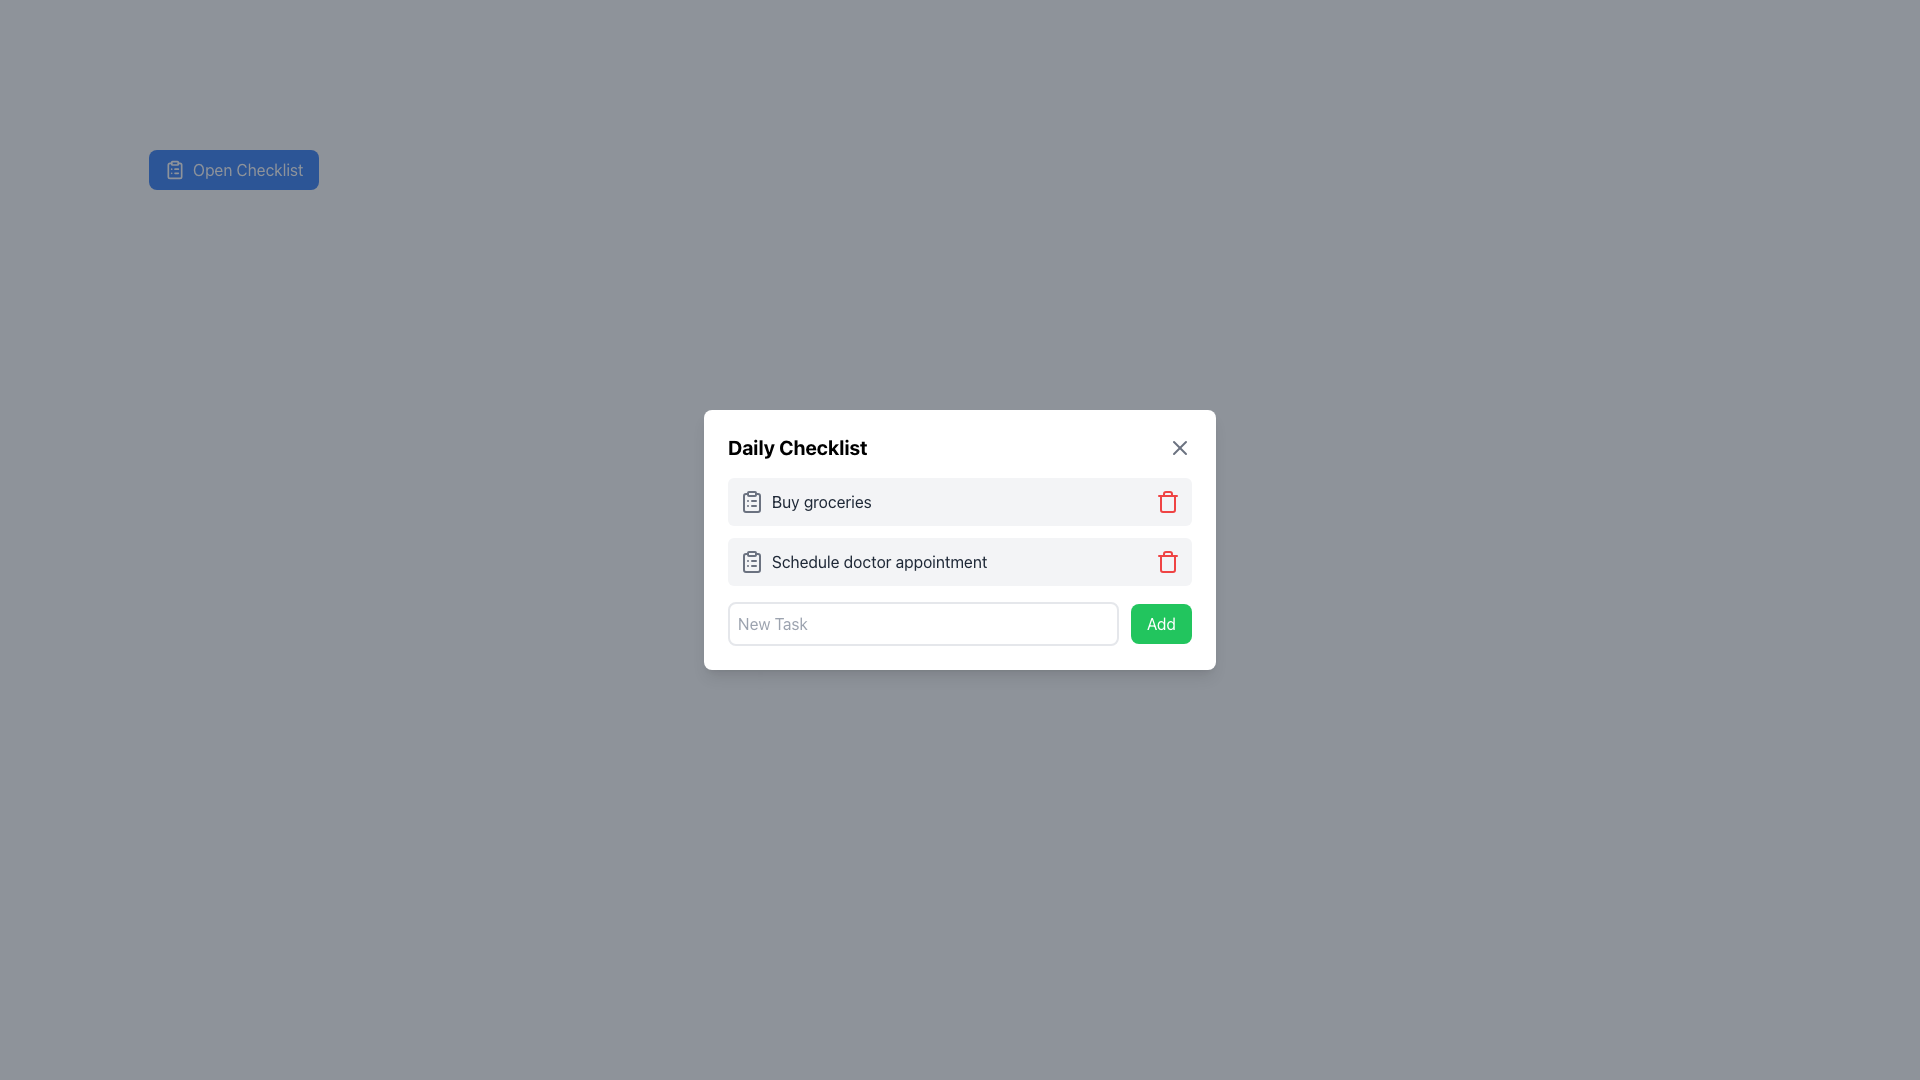 The height and width of the screenshot is (1080, 1920). I want to click on the icon associated with the checklist item labeled 'Buy groceries' in the 'Daily Checklist' panel, so click(751, 500).